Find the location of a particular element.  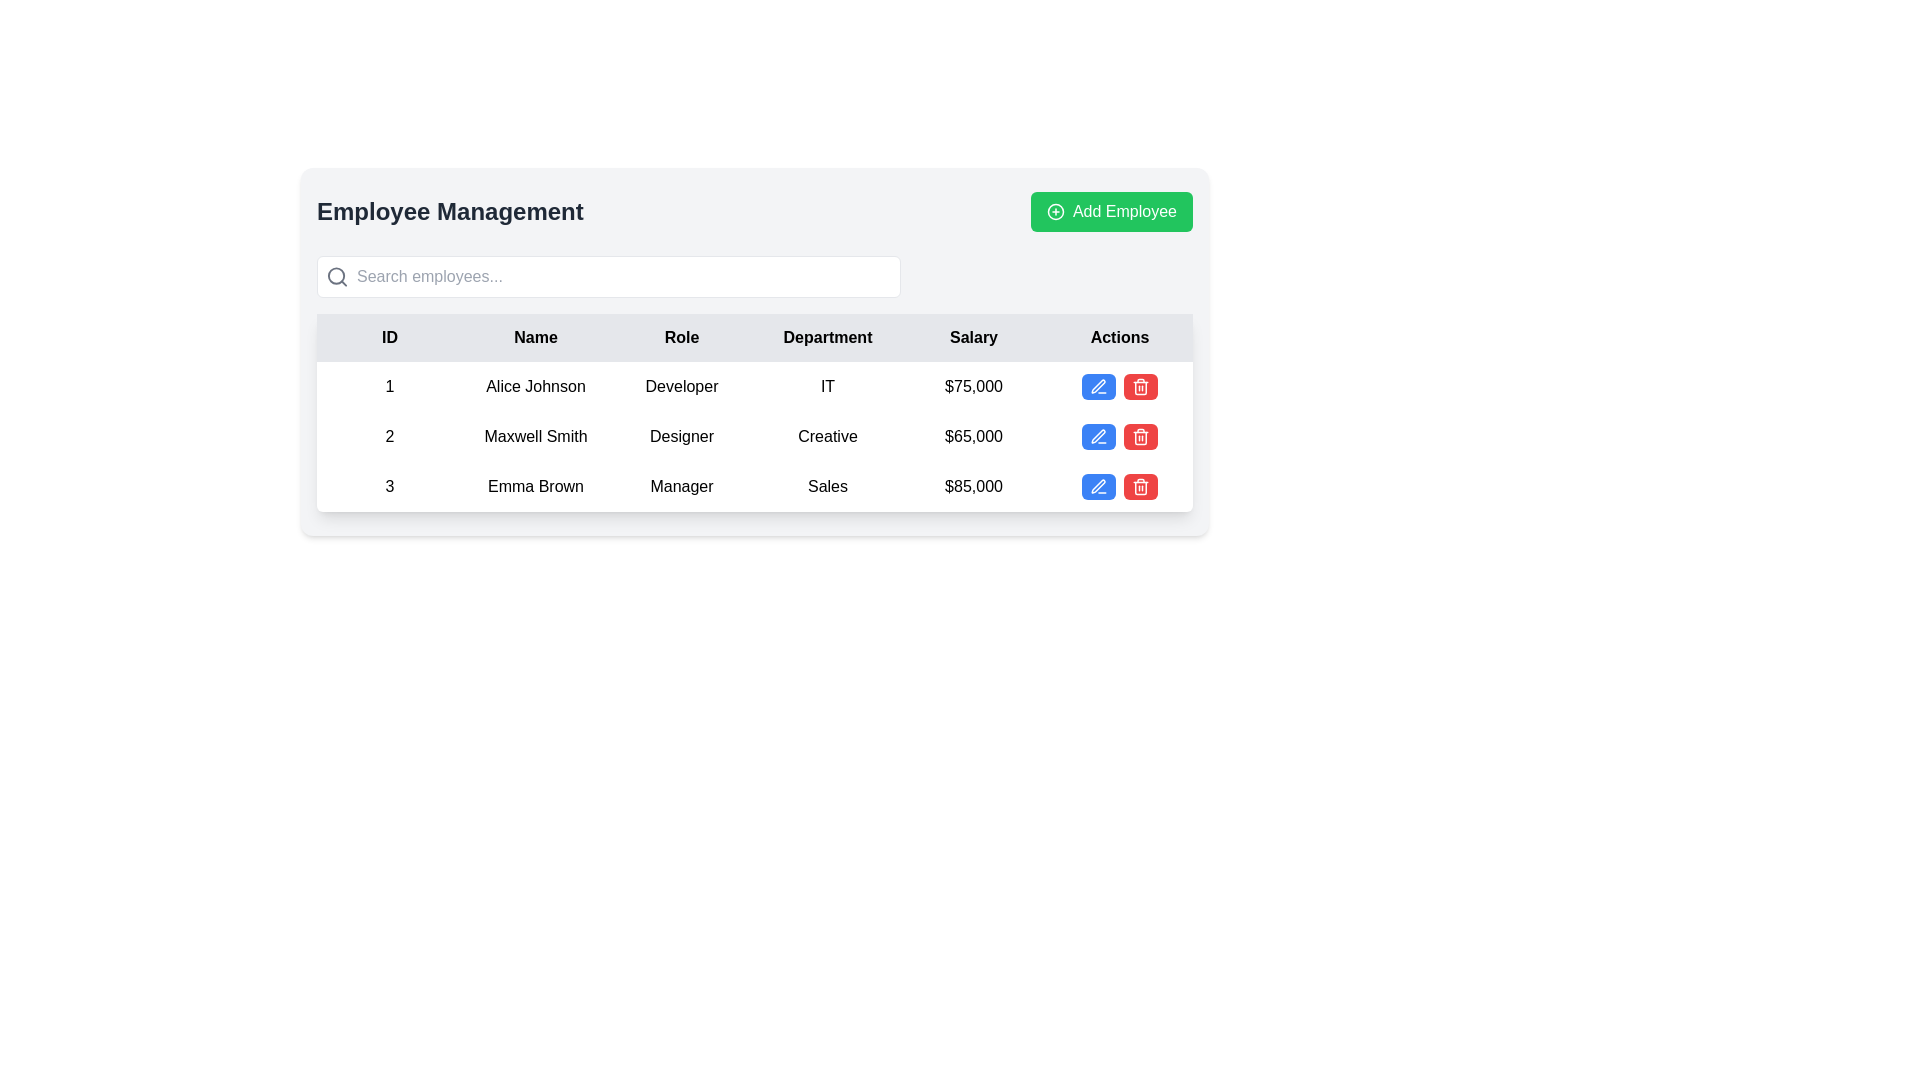

the edit icon button in the Actions column of the second row of the table is located at coordinates (1097, 434).